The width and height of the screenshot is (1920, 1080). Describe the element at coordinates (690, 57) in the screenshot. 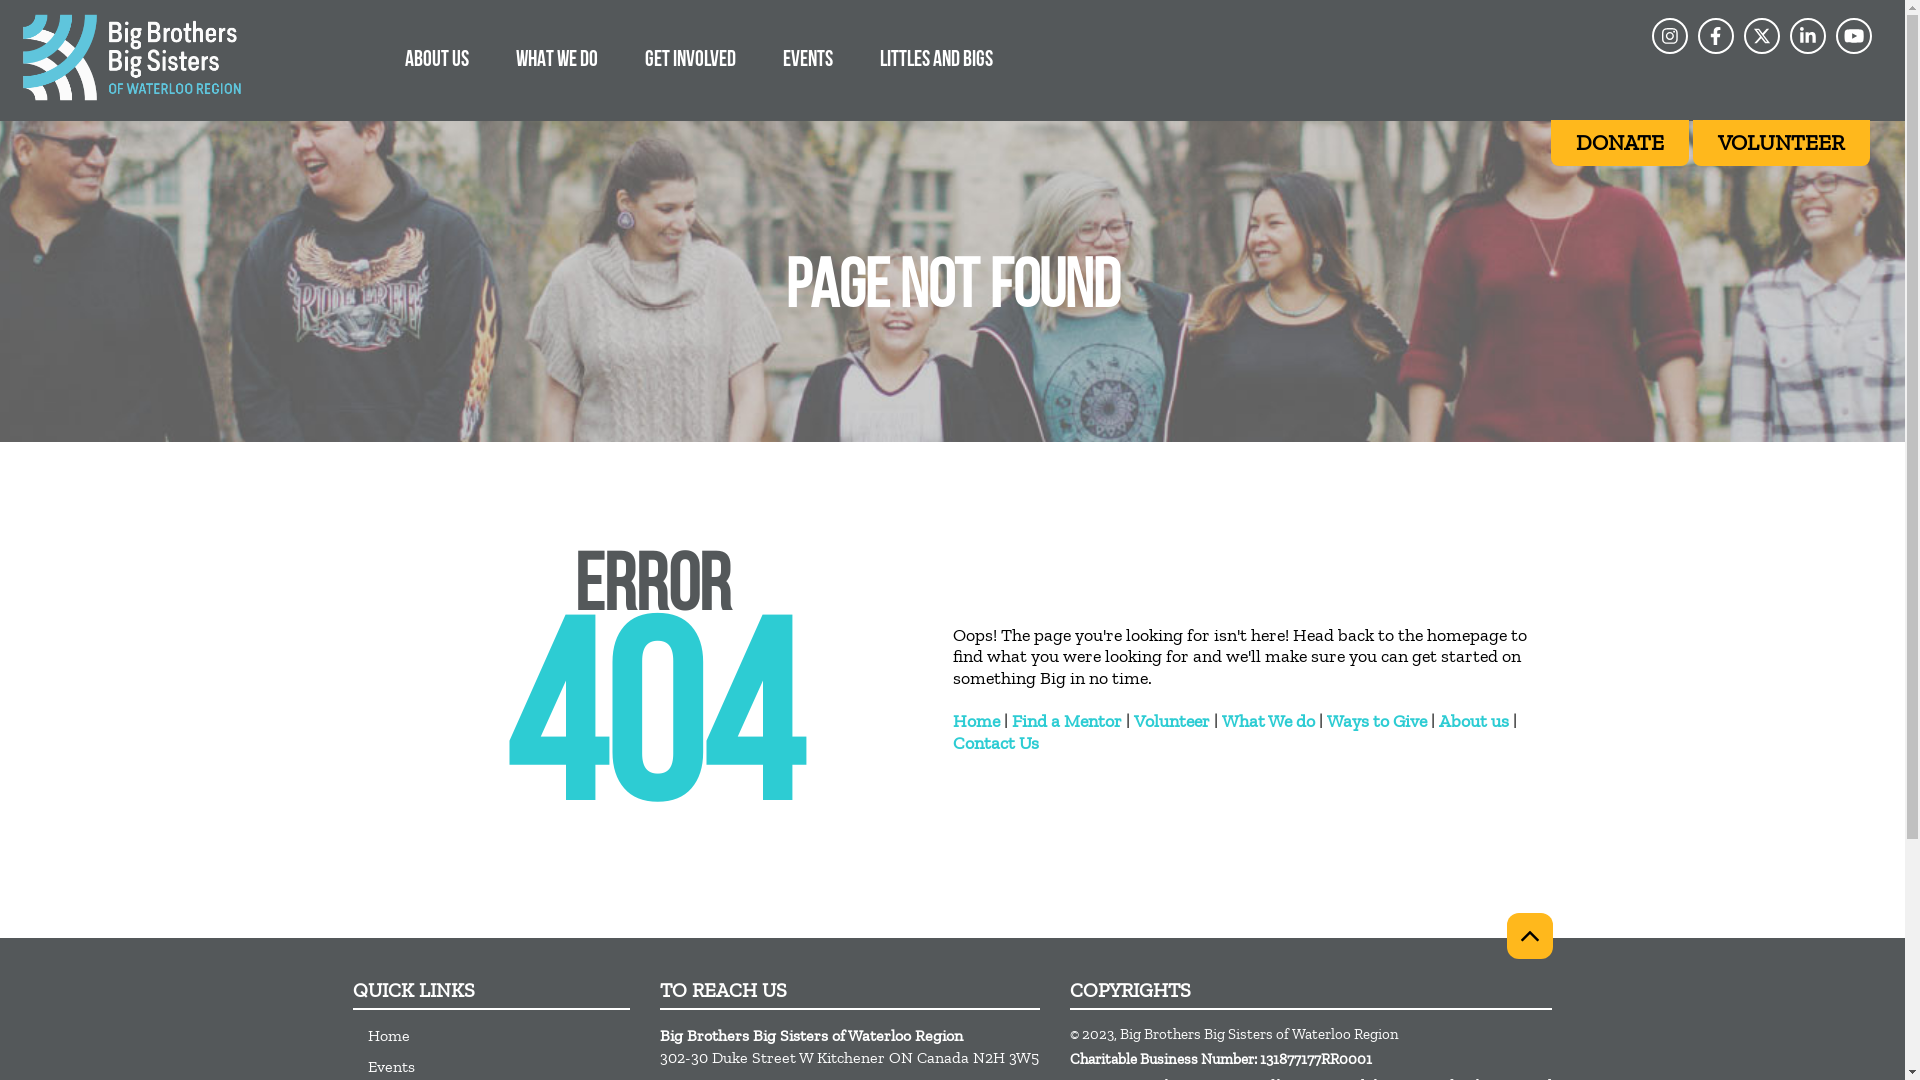

I see `'GET INVOLVED'` at that location.